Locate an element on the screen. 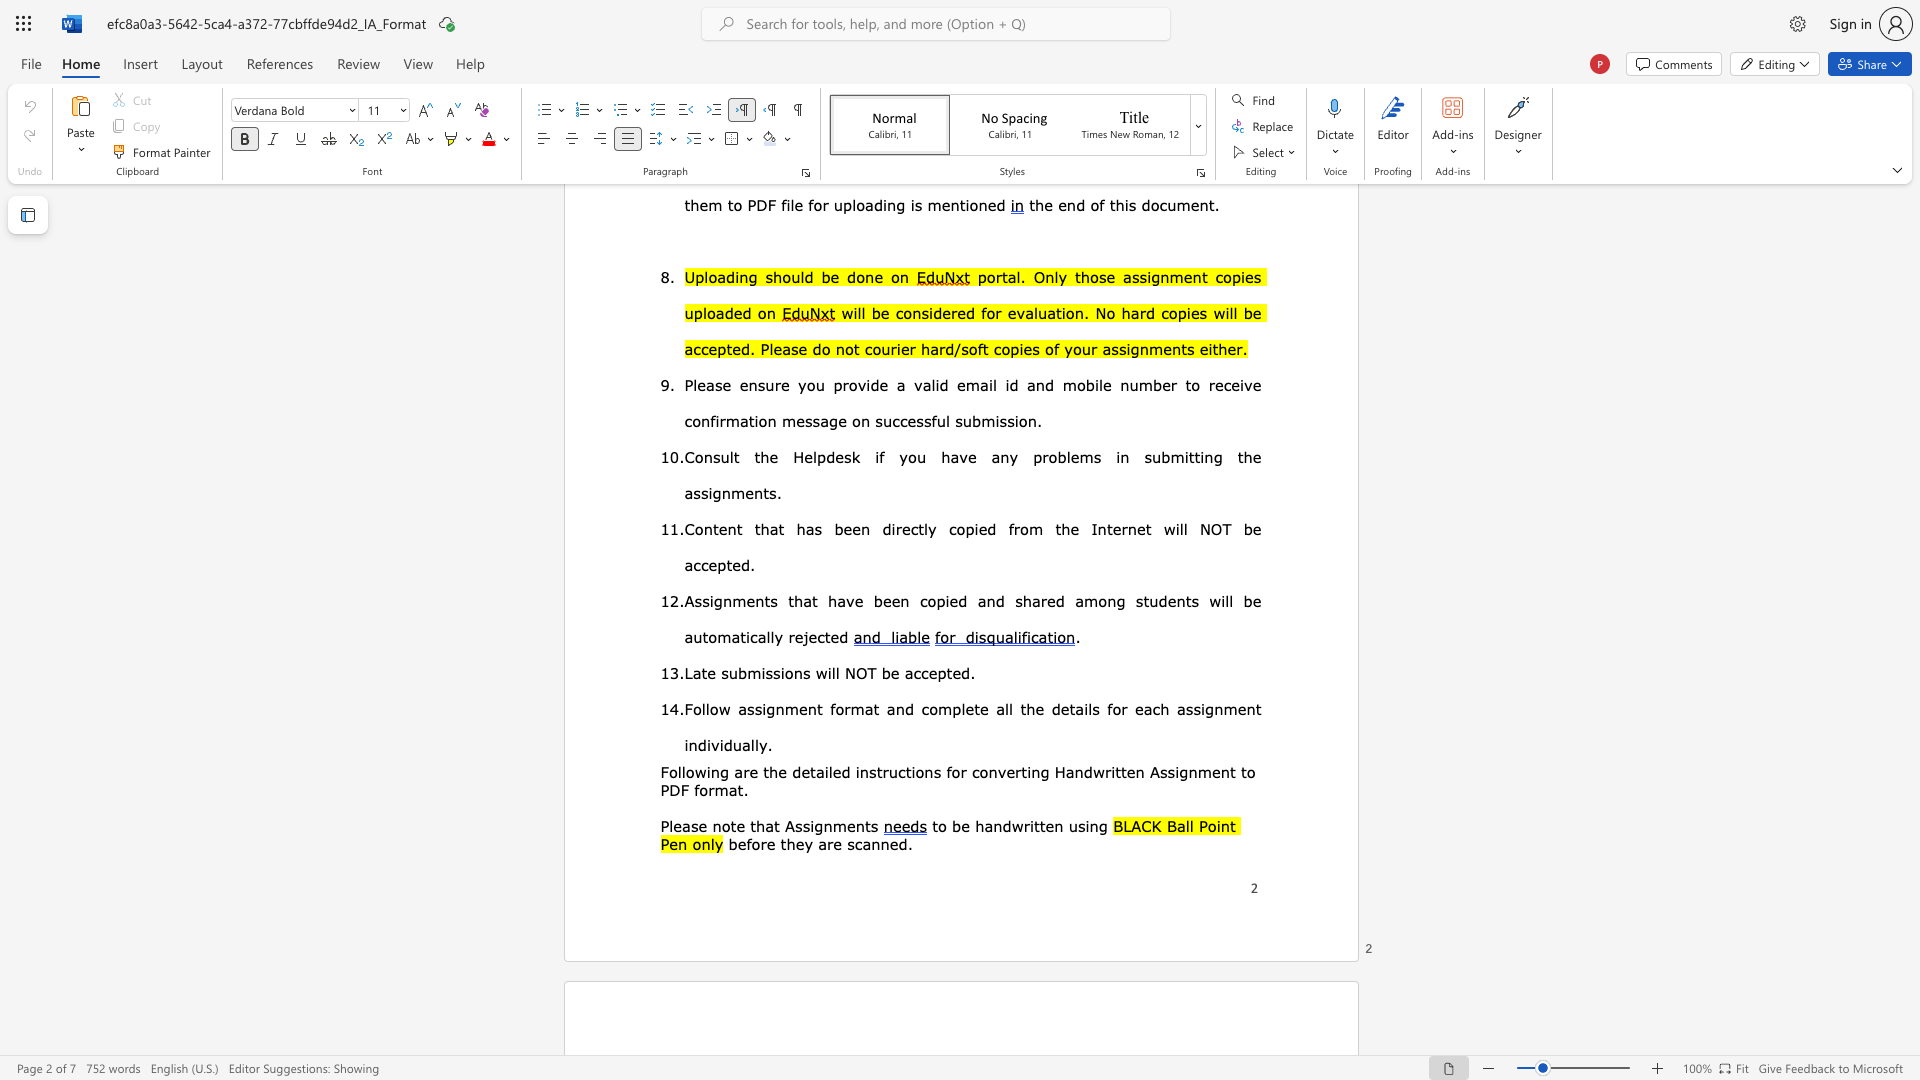 The height and width of the screenshot is (1080, 1920). the subset text "en" within the text "Handwritten Assignment" is located at coordinates (1210, 770).